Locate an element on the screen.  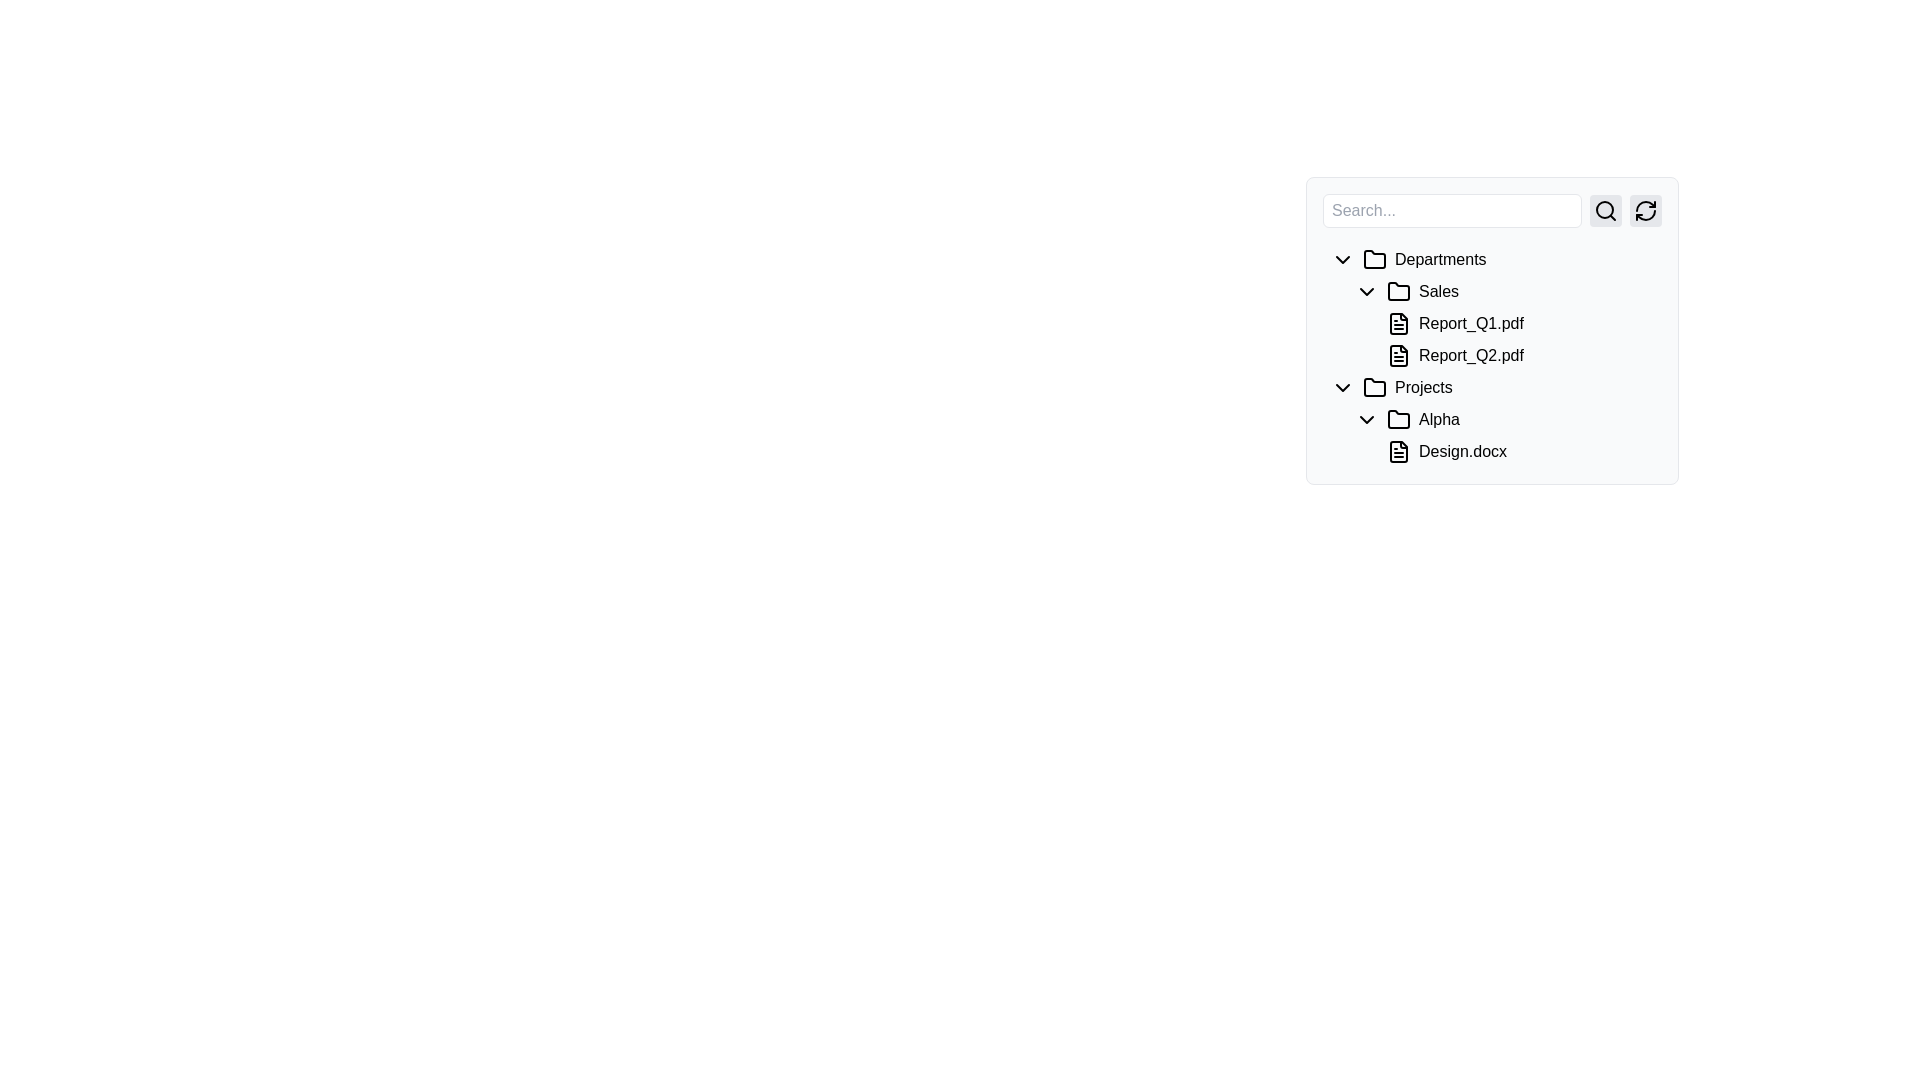
the downward-facing chevron icon with a black stroke, located next to the 'Departments' label is located at coordinates (1343, 258).